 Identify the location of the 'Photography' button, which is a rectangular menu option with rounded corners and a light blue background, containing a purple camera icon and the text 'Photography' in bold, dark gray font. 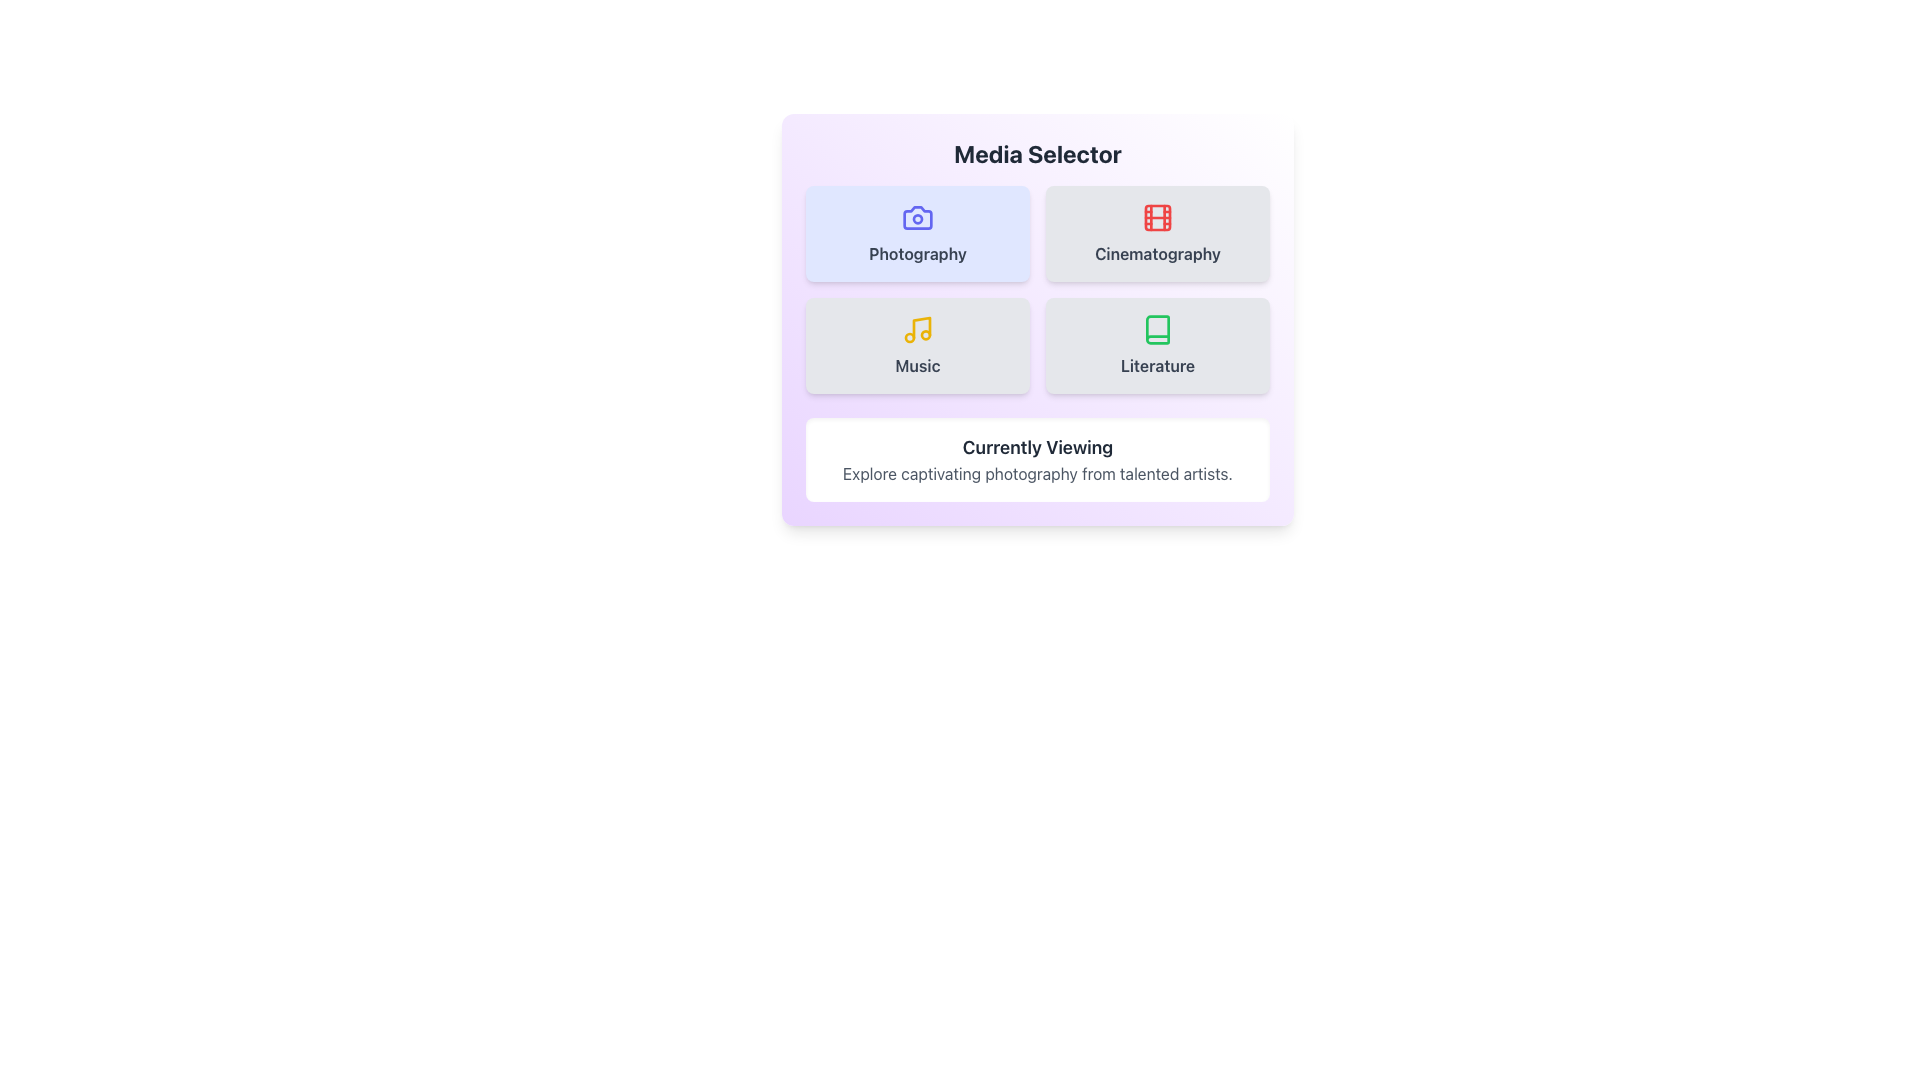
(916, 233).